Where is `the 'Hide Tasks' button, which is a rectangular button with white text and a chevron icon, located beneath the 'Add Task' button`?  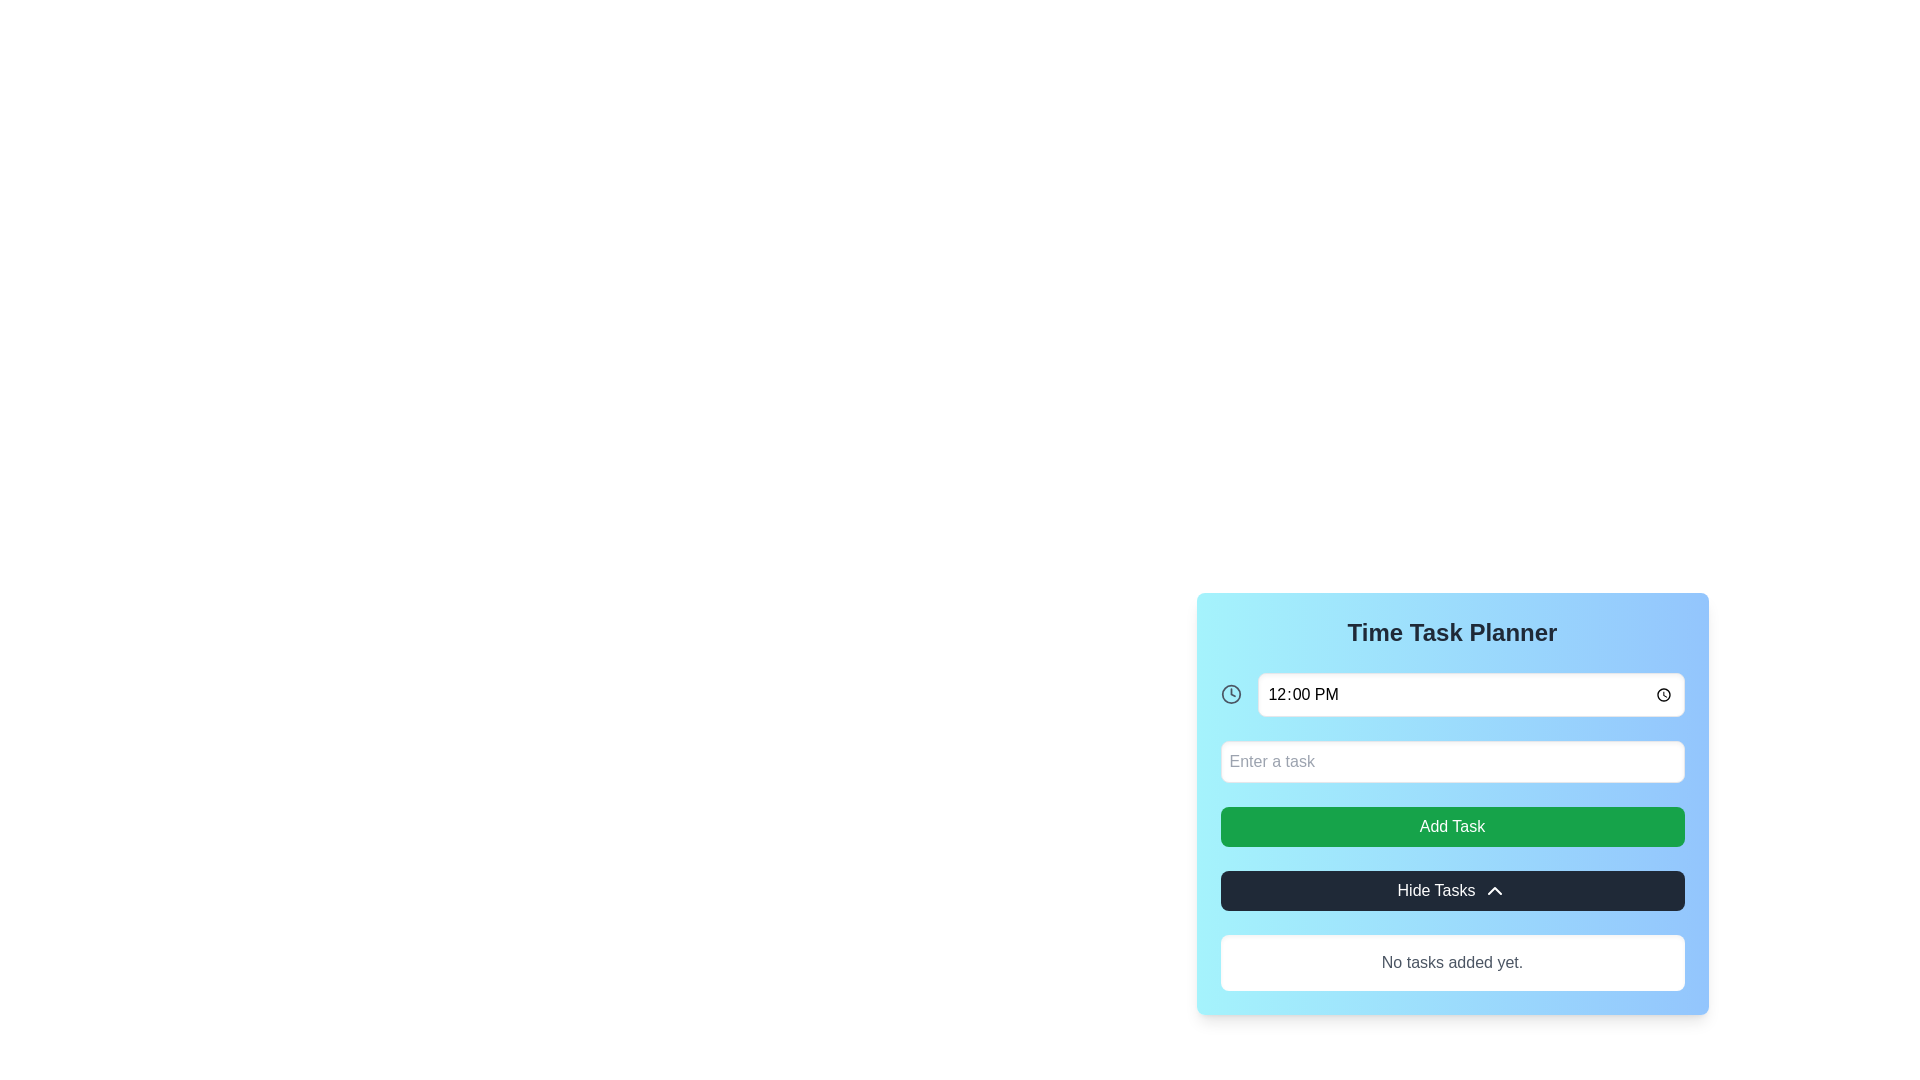 the 'Hide Tasks' button, which is a rectangular button with white text and a chevron icon, located beneath the 'Add Task' button is located at coordinates (1452, 890).